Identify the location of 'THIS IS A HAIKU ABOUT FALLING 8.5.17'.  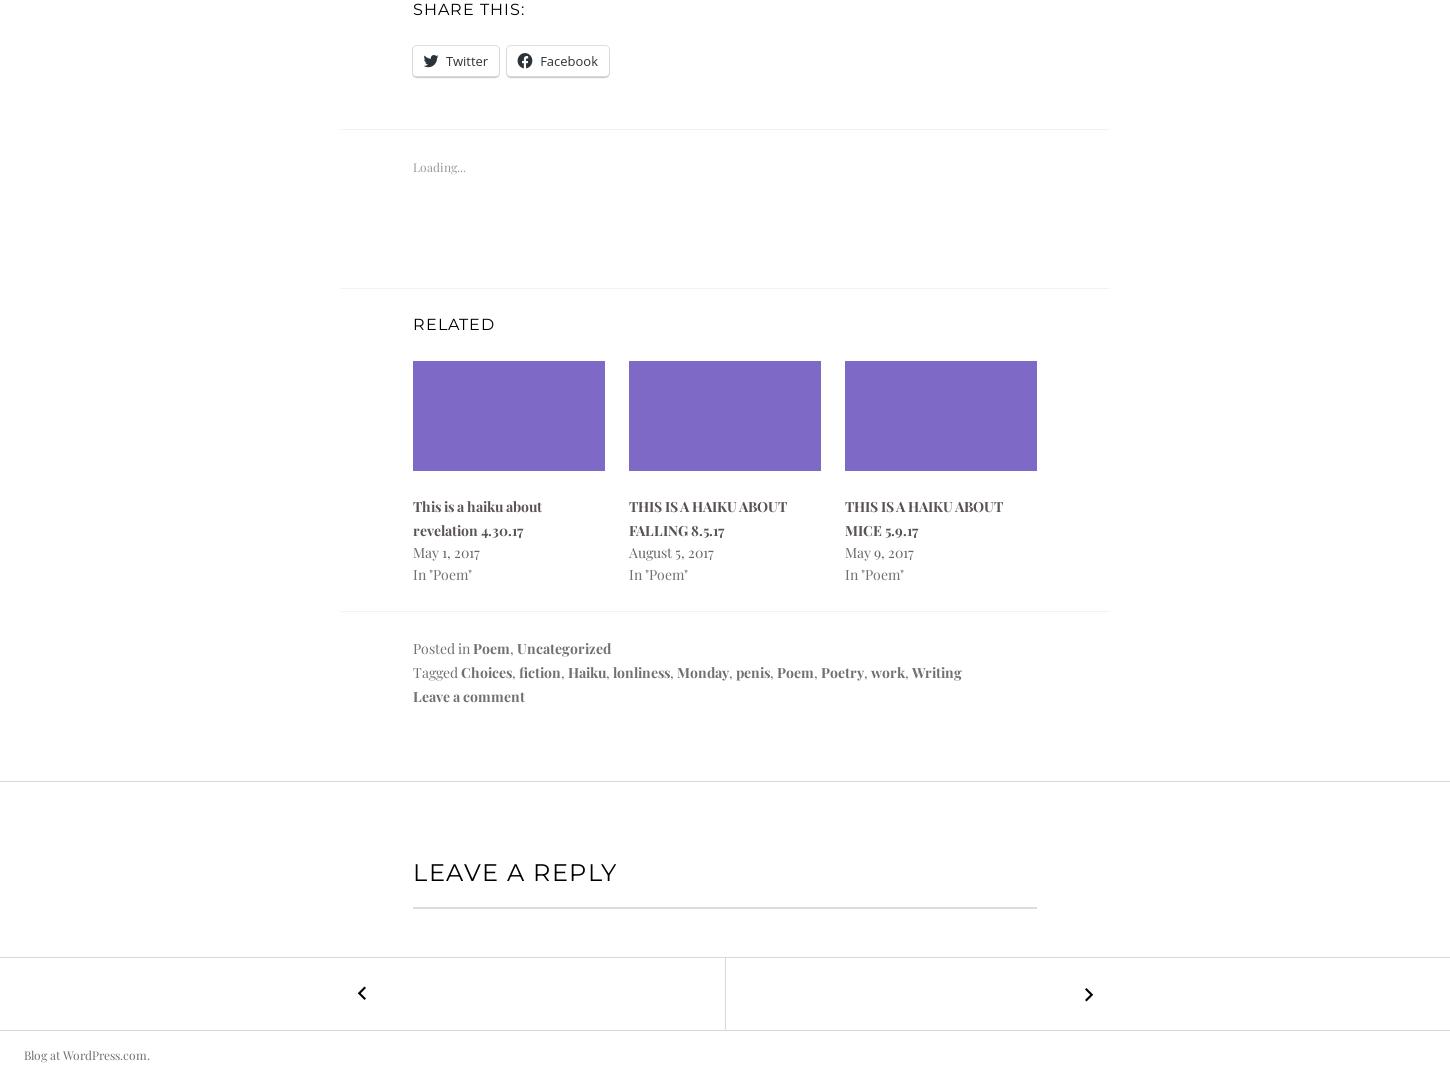
(628, 516).